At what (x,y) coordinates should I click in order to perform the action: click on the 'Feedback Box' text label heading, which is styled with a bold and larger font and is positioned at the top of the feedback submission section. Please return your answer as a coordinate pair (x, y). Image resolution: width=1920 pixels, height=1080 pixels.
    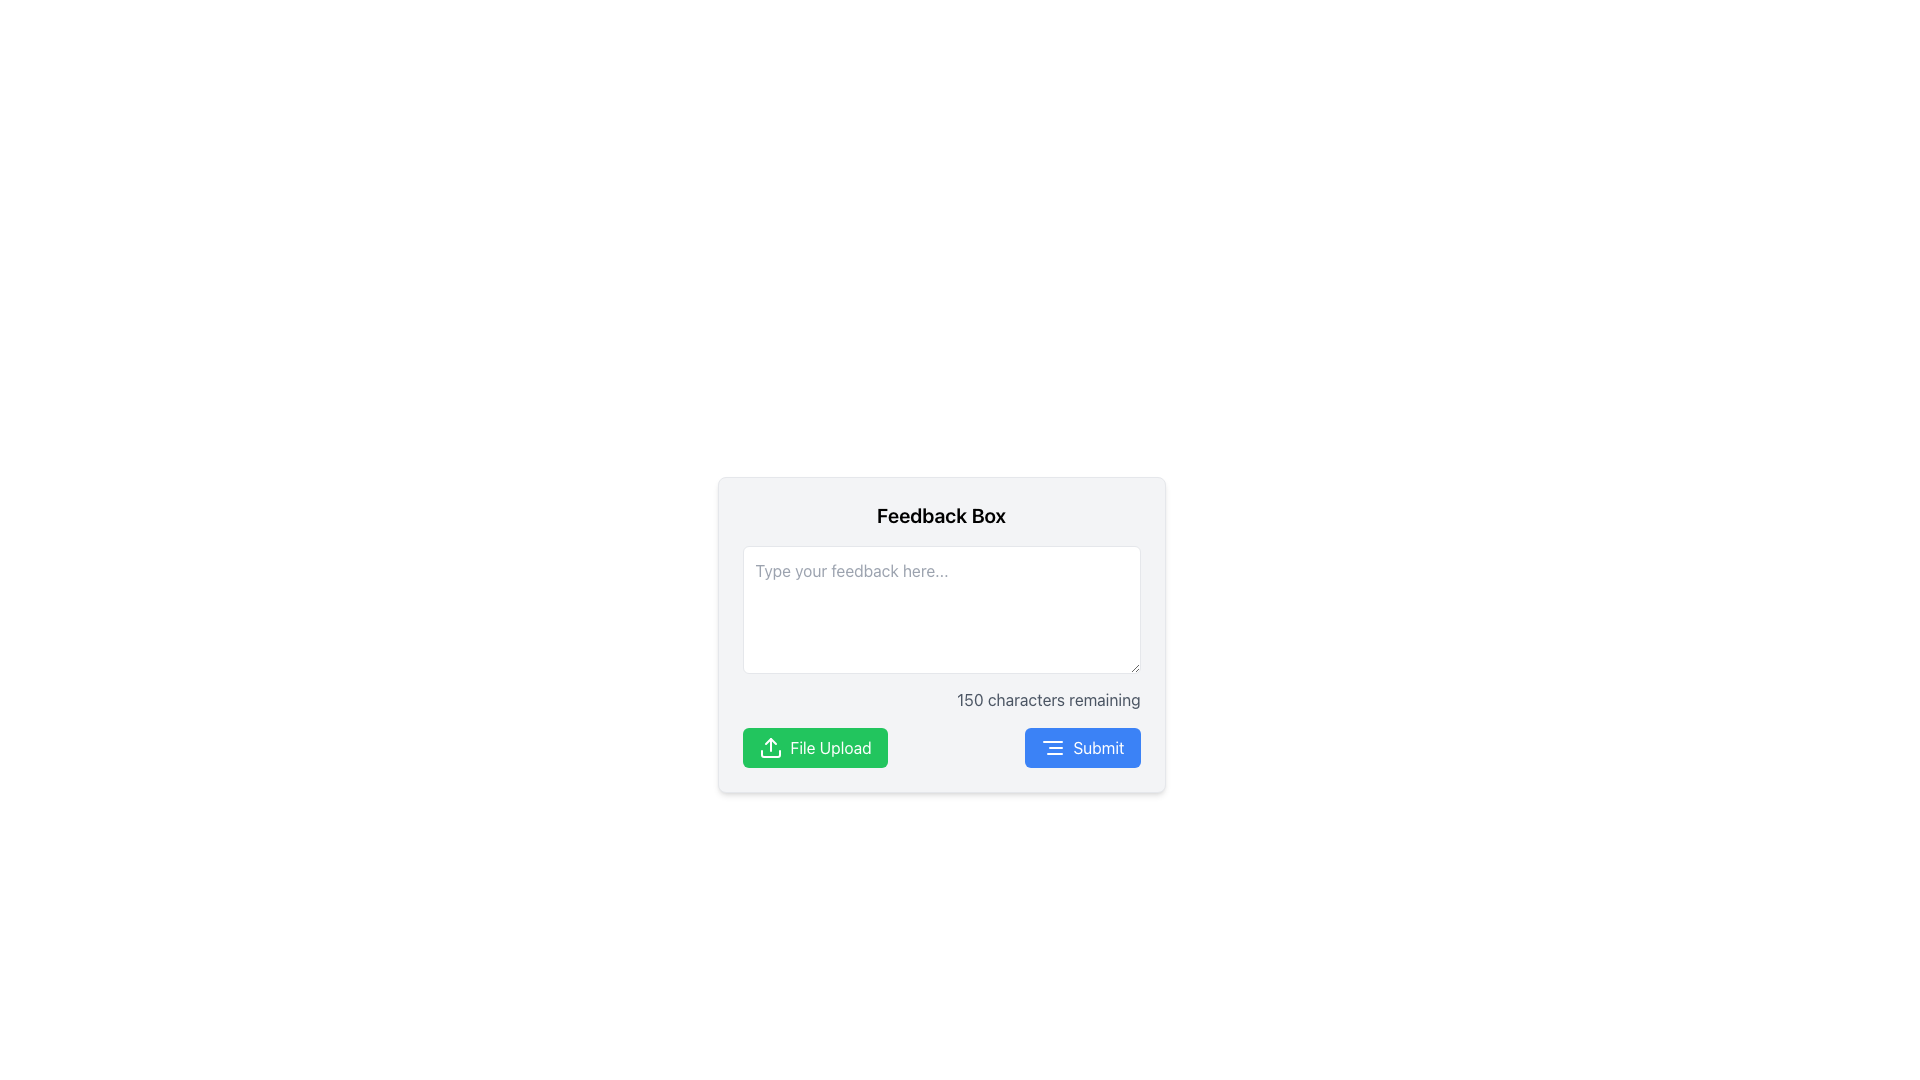
    Looking at the image, I should click on (940, 515).